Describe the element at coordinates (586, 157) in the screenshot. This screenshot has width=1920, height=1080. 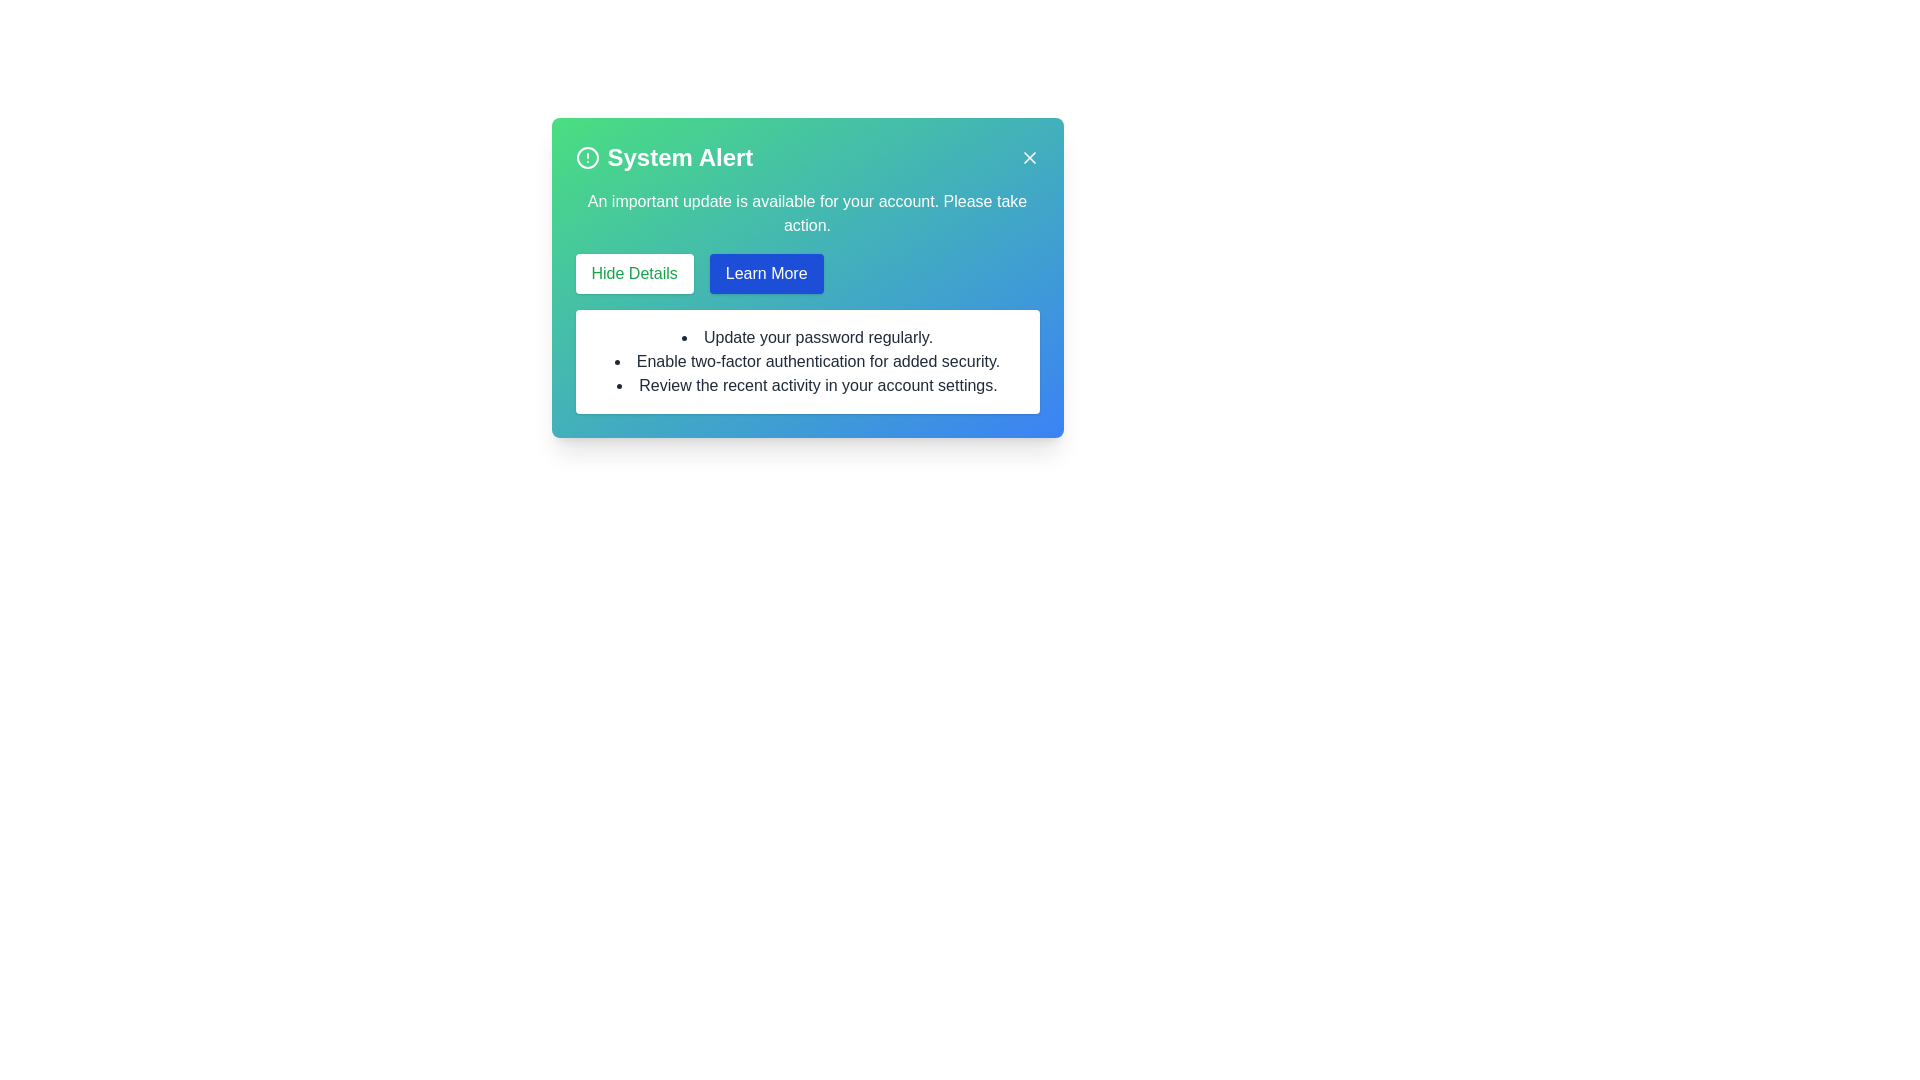
I see `the alert icon located in the header of the alert panel, which is directly to the left of the text 'System Alert', to understand its contextual meaning` at that location.